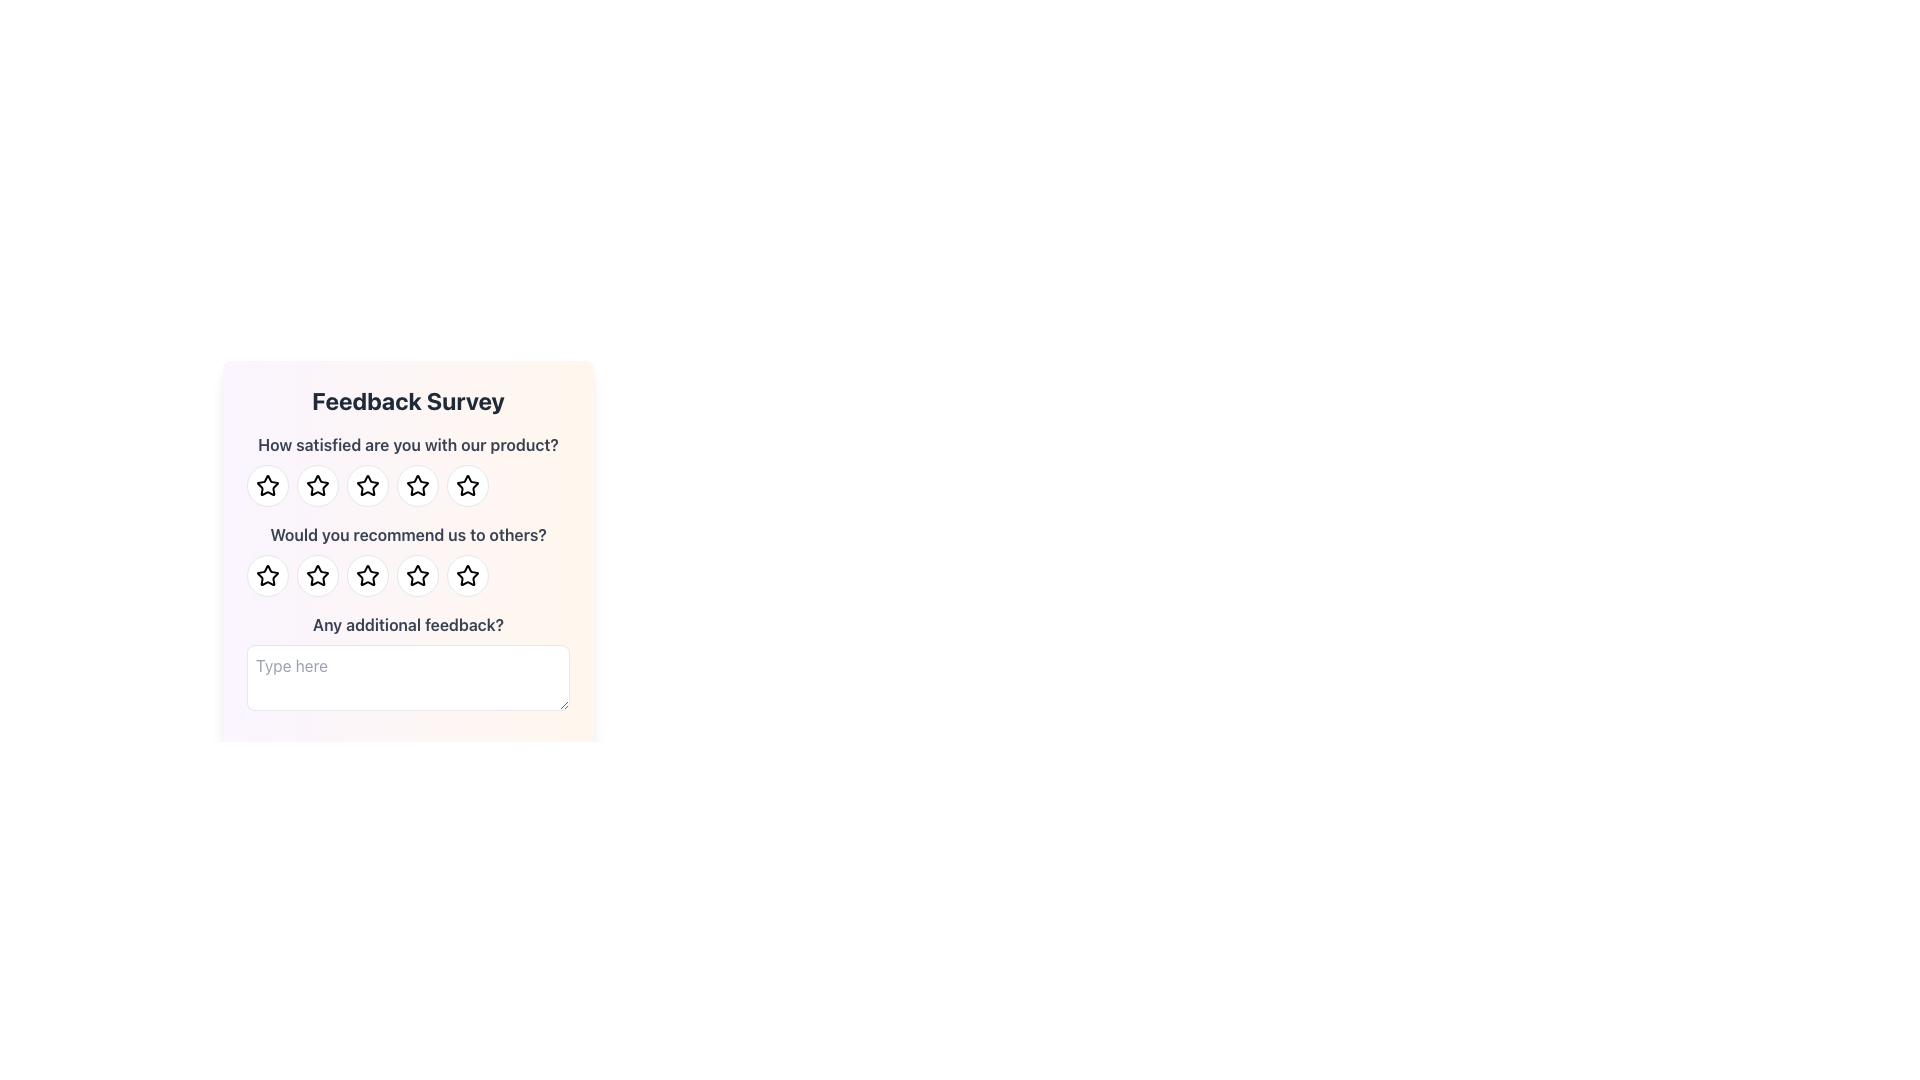 The image size is (1920, 1080). I want to click on the fourth star-shaped rating icon in the feedback survey, so click(416, 575).